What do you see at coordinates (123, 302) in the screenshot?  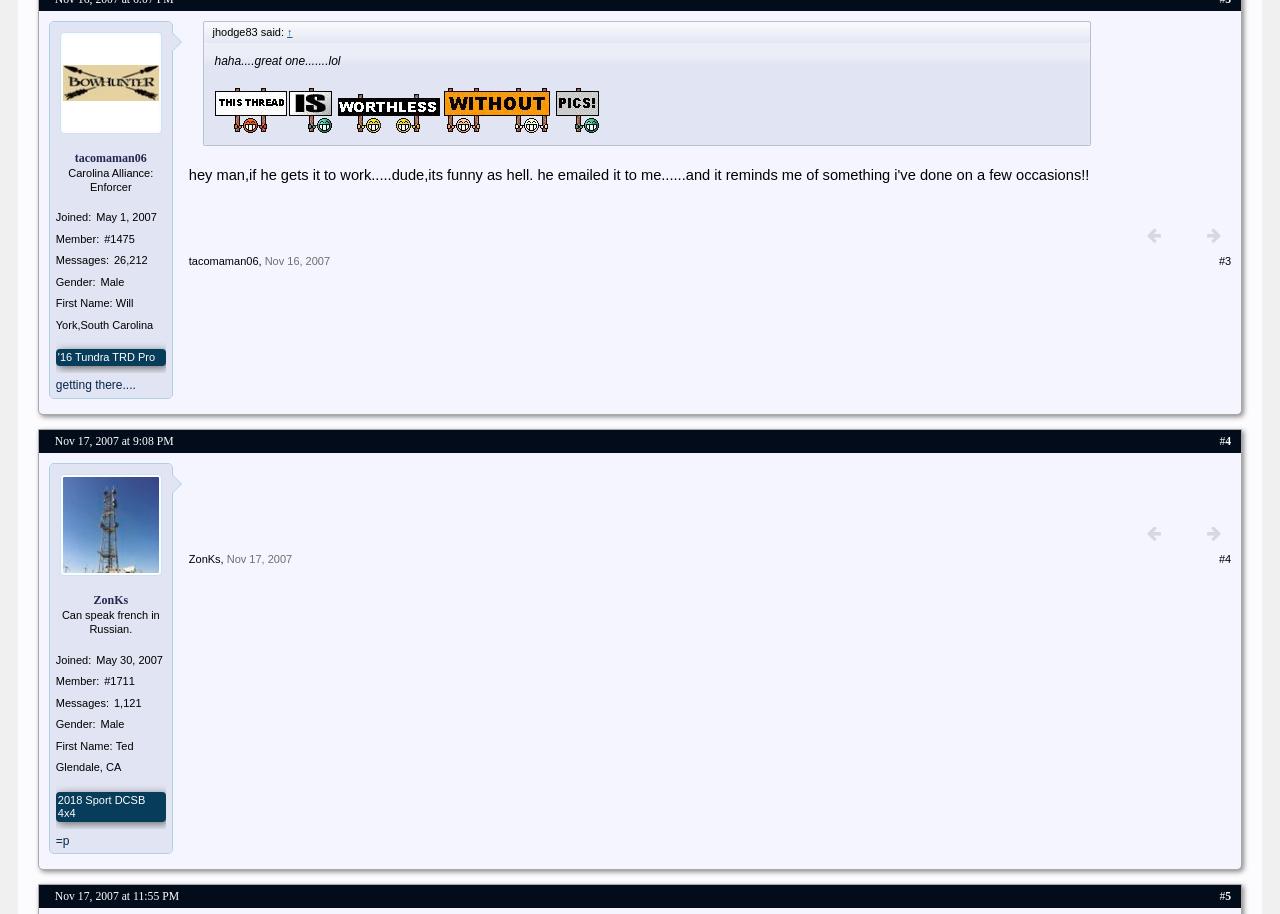 I see `'Will'` at bounding box center [123, 302].